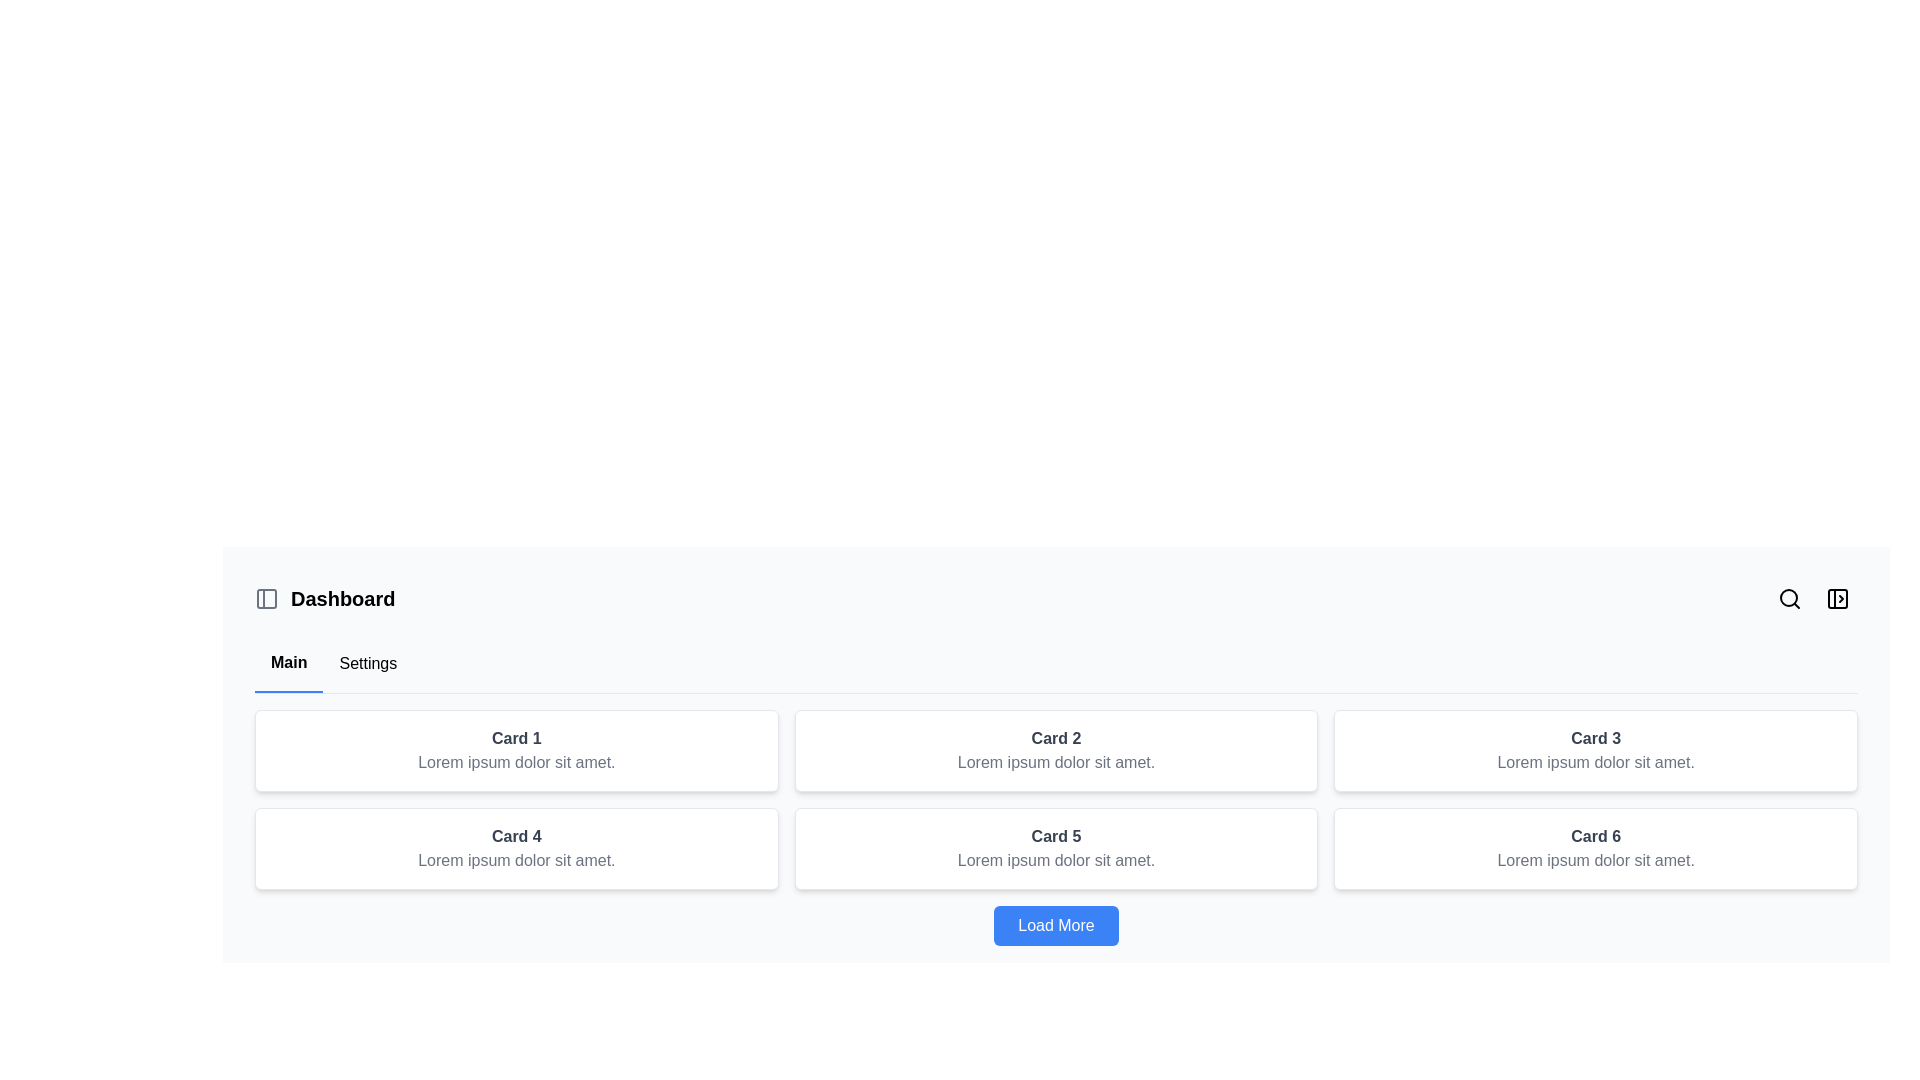 The image size is (1920, 1080). Describe the element at coordinates (516, 751) in the screenshot. I see `the Grid item card labeled 'Card 1' which is the first item in its grid layout` at that location.